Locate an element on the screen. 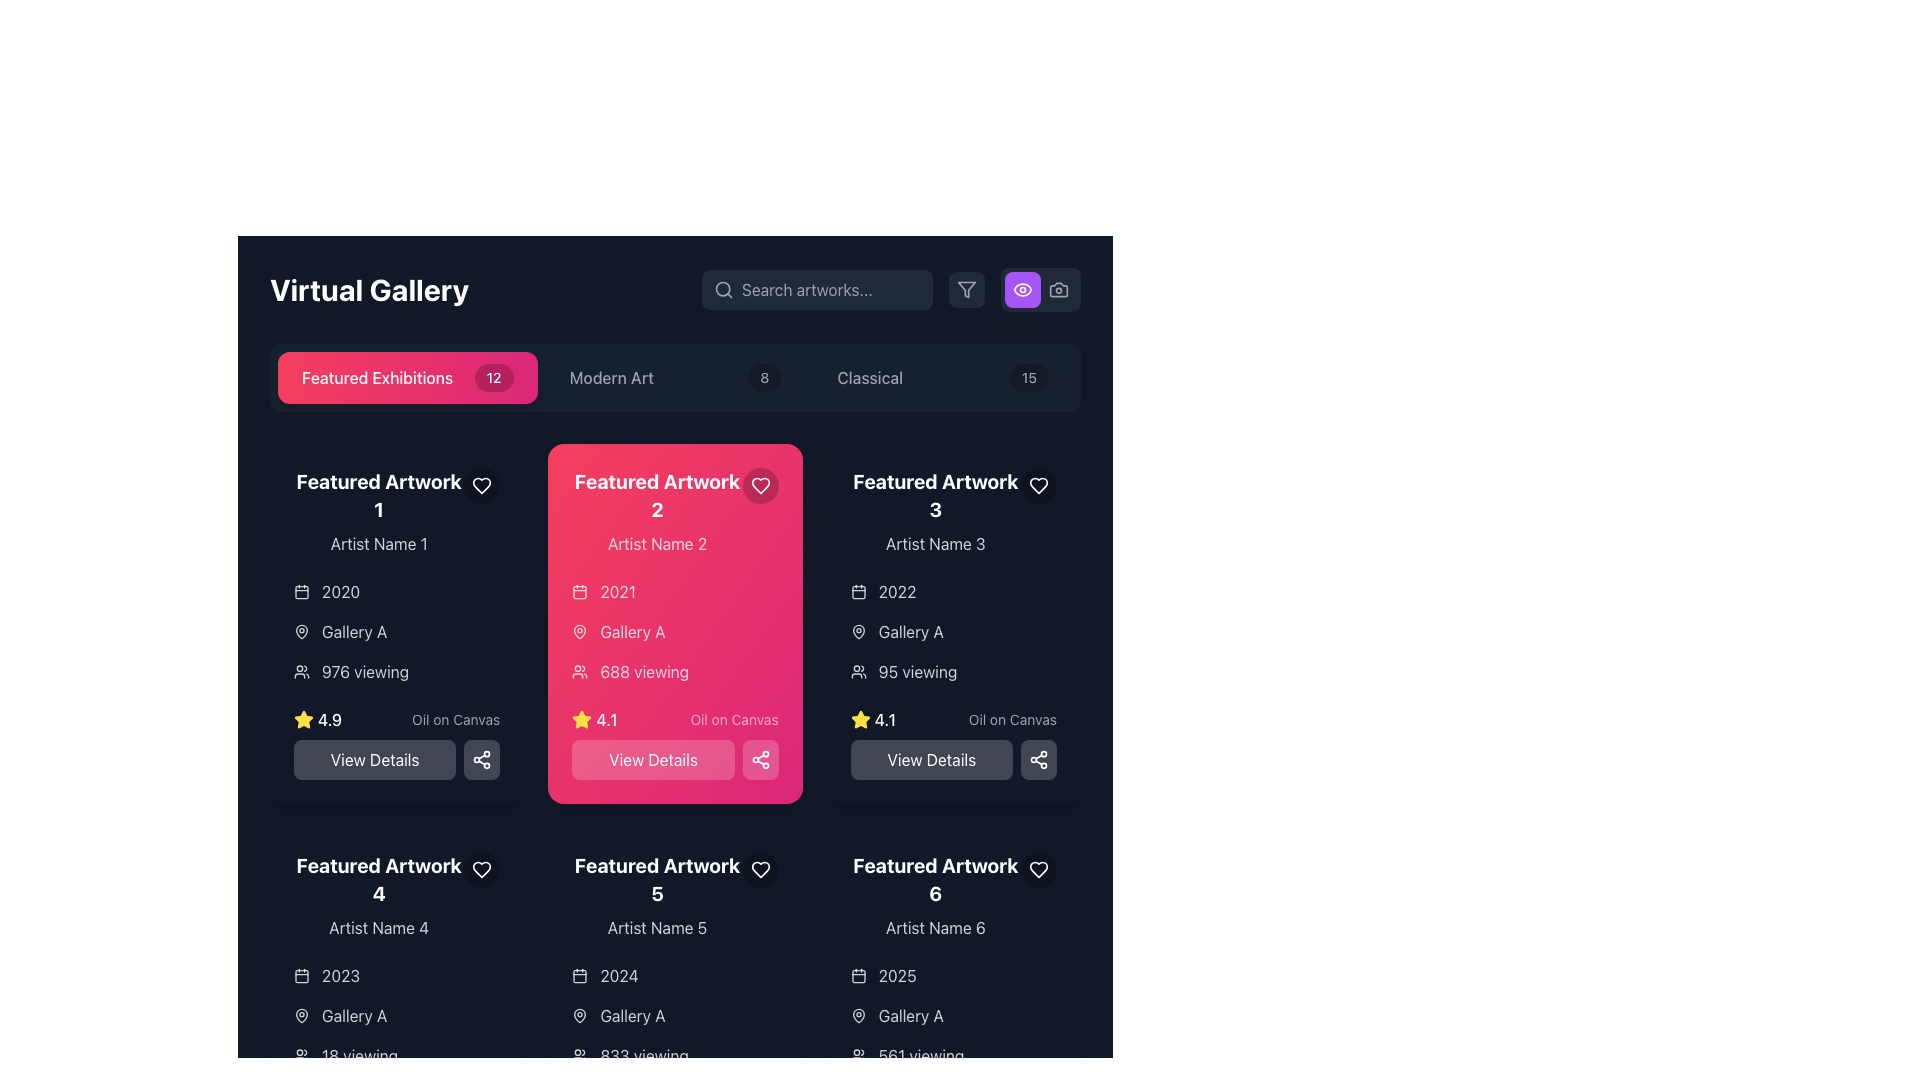 The width and height of the screenshot is (1920, 1080). the Text Label displaying 'Featured Artwork 4', which is located in the bottom-left grid item of the layout, under 'Featured Artwork 1' and to the left of 'Featured Artwork 5' is located at coordinates (379, 878).